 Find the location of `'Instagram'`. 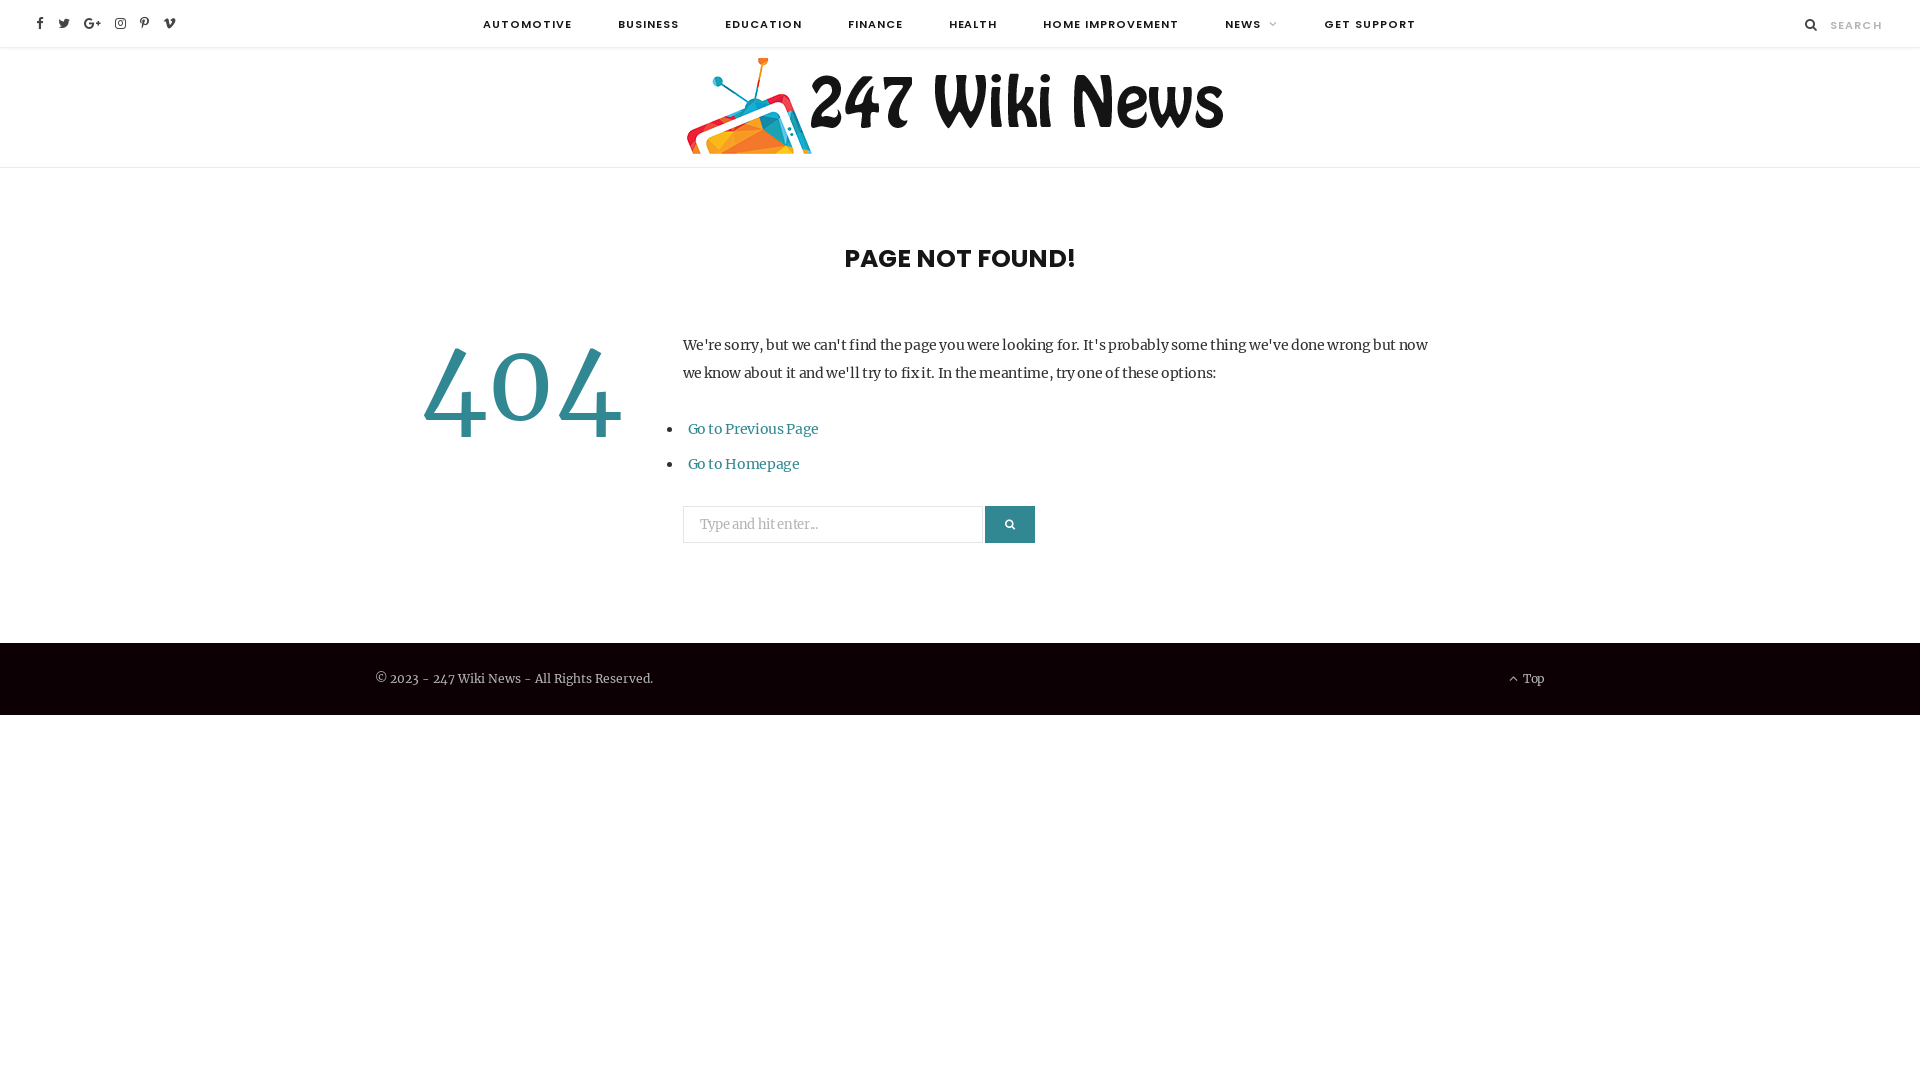

'Instagram' is located at coordinates (119, 23).